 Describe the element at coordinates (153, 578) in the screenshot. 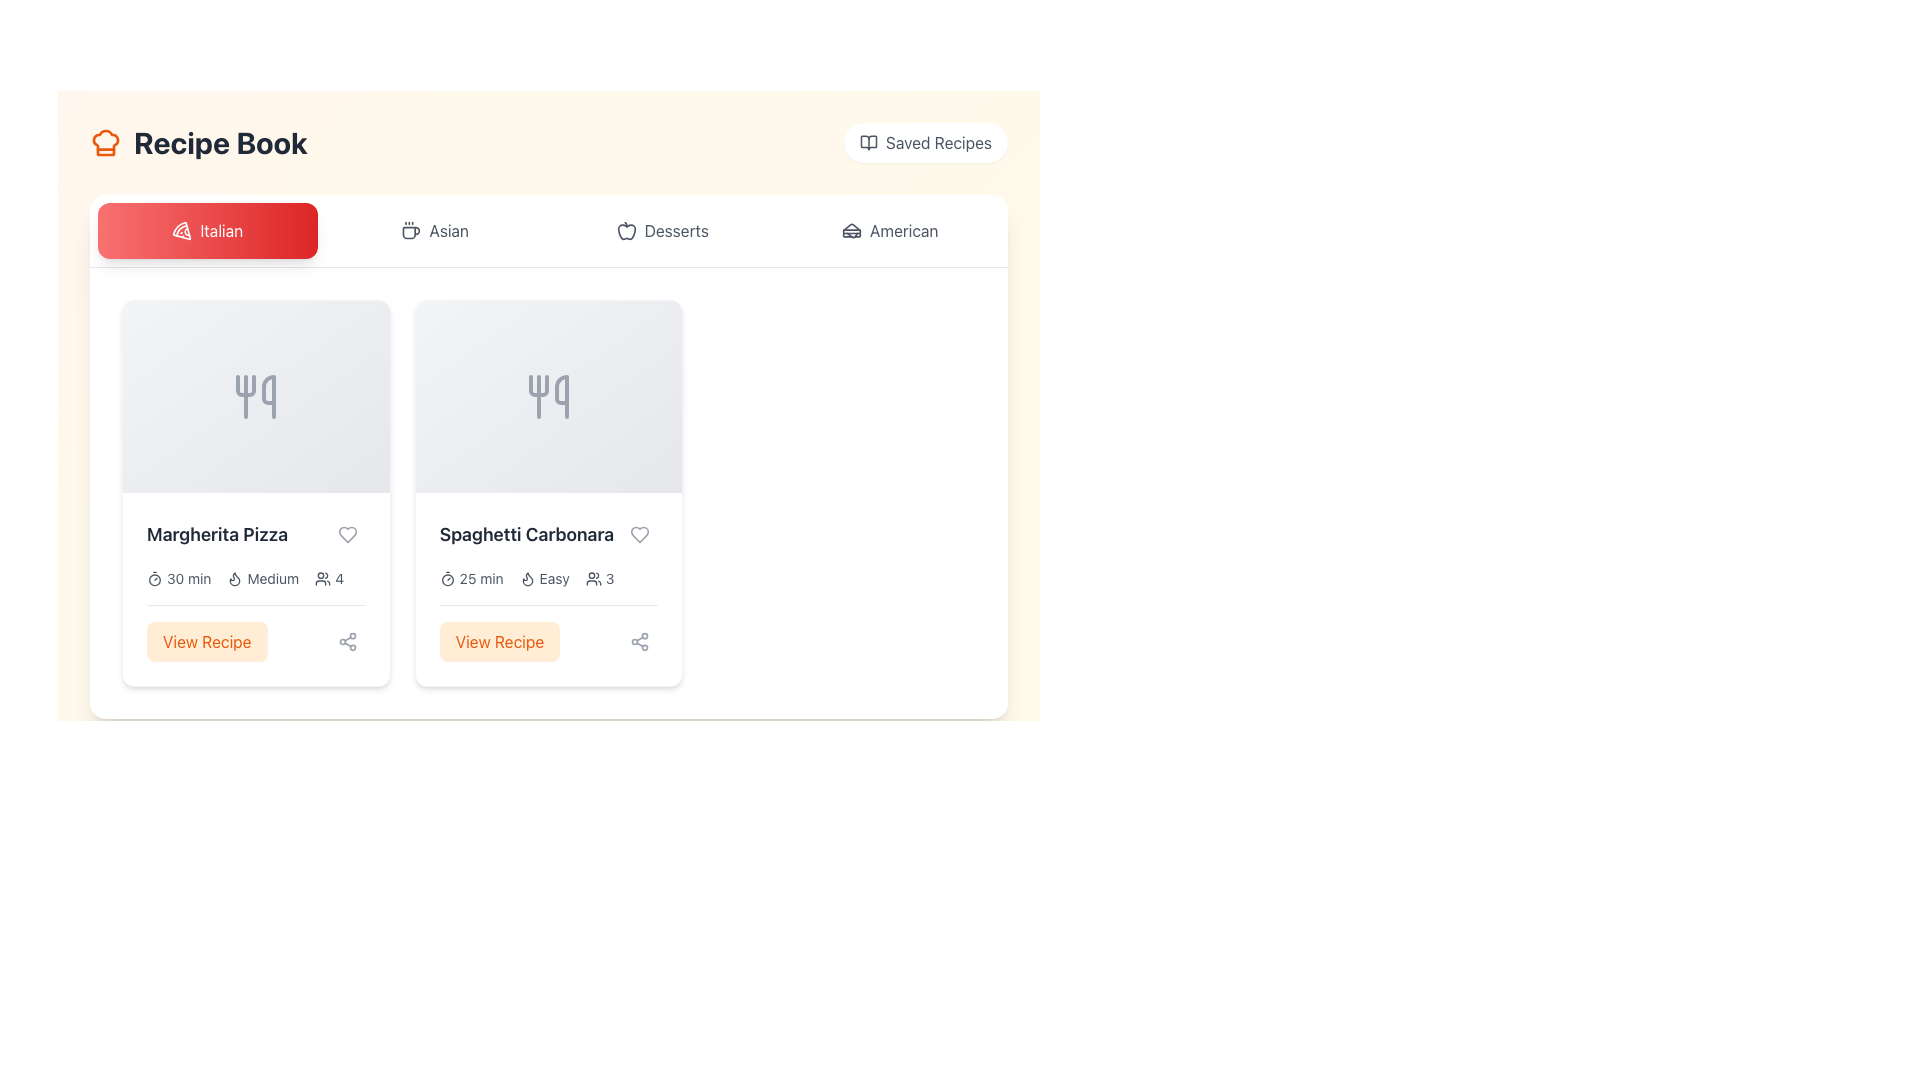

I see `the cooking duration icon located in the first recipe card under the 'Italian' category, positioned at the leftmost side of the horizontal grouping that includes the timer icon, '30 min' text, difficulty icon, and user count icon` at that location.